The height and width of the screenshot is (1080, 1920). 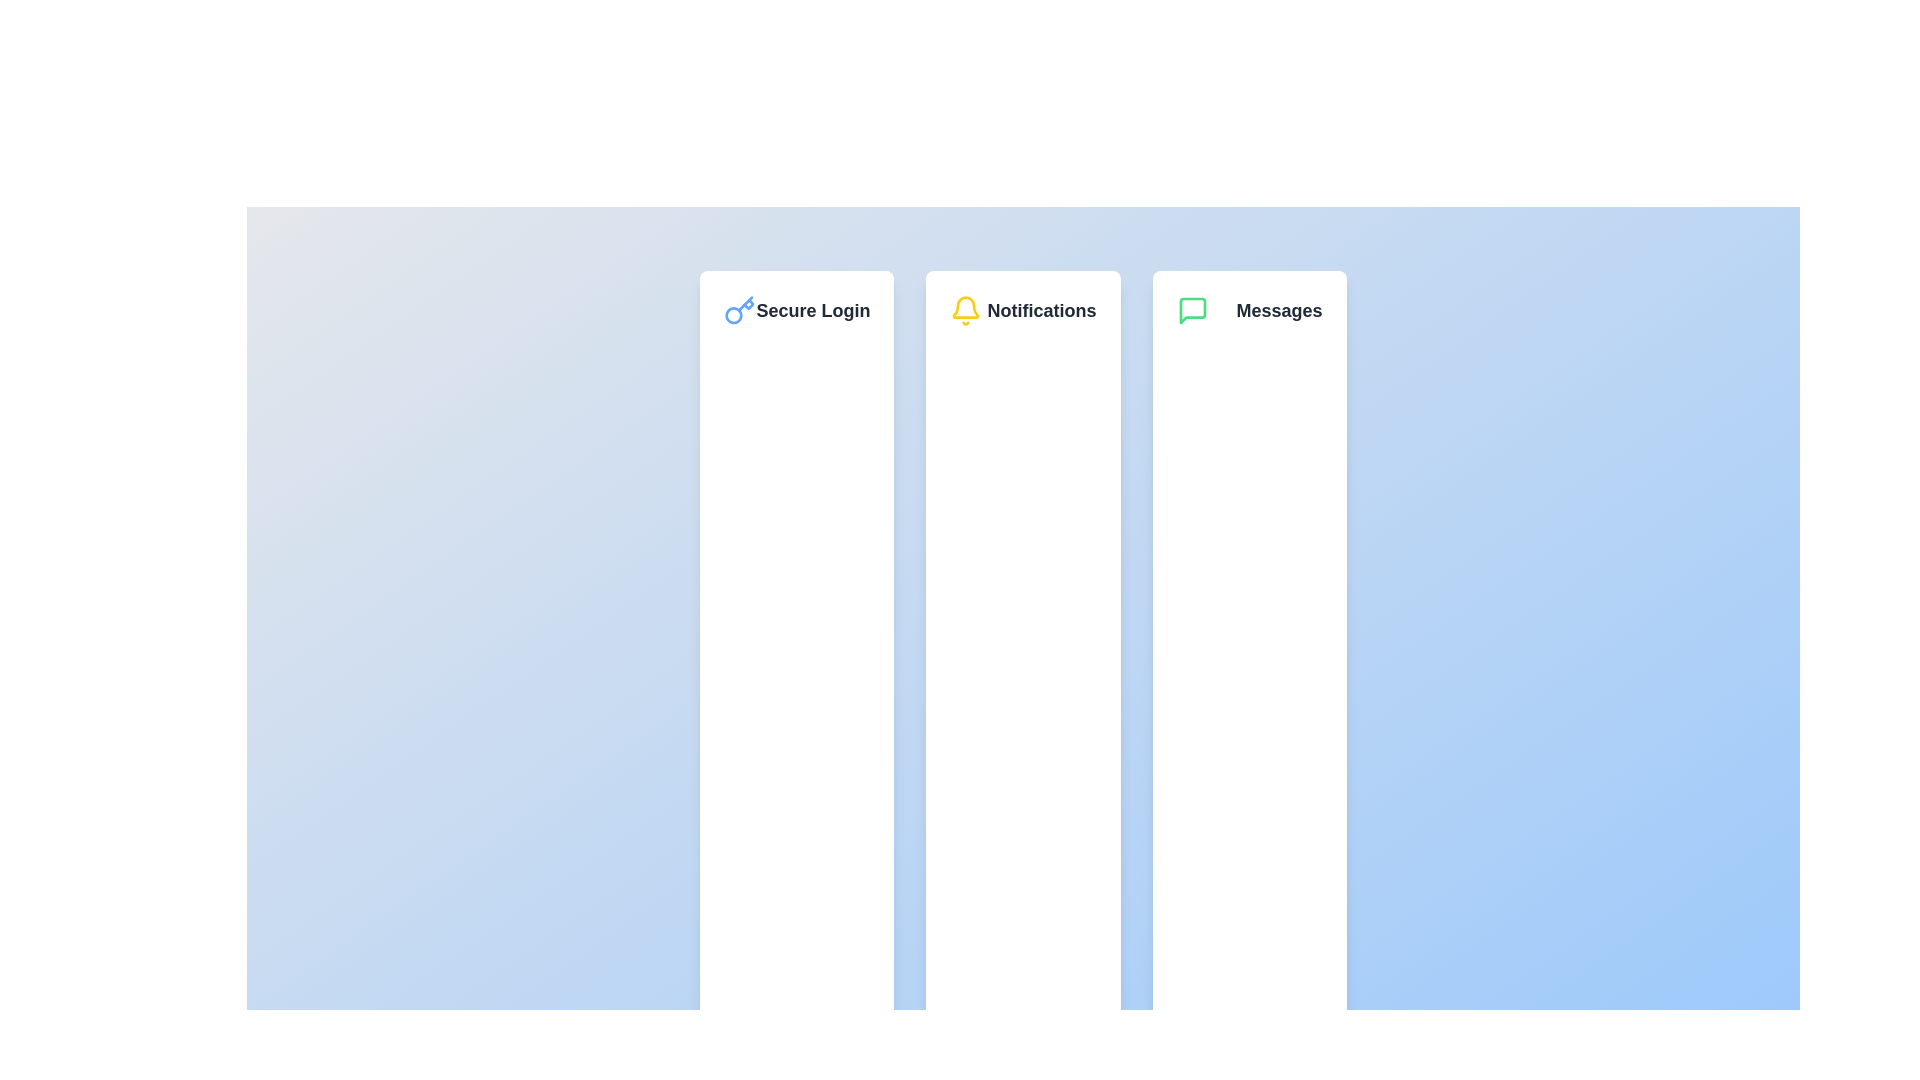 I want to click on the text label indicating secure login features, located at the top-center of the leftmost panel next to a key icon, so click(x=813, y=311).